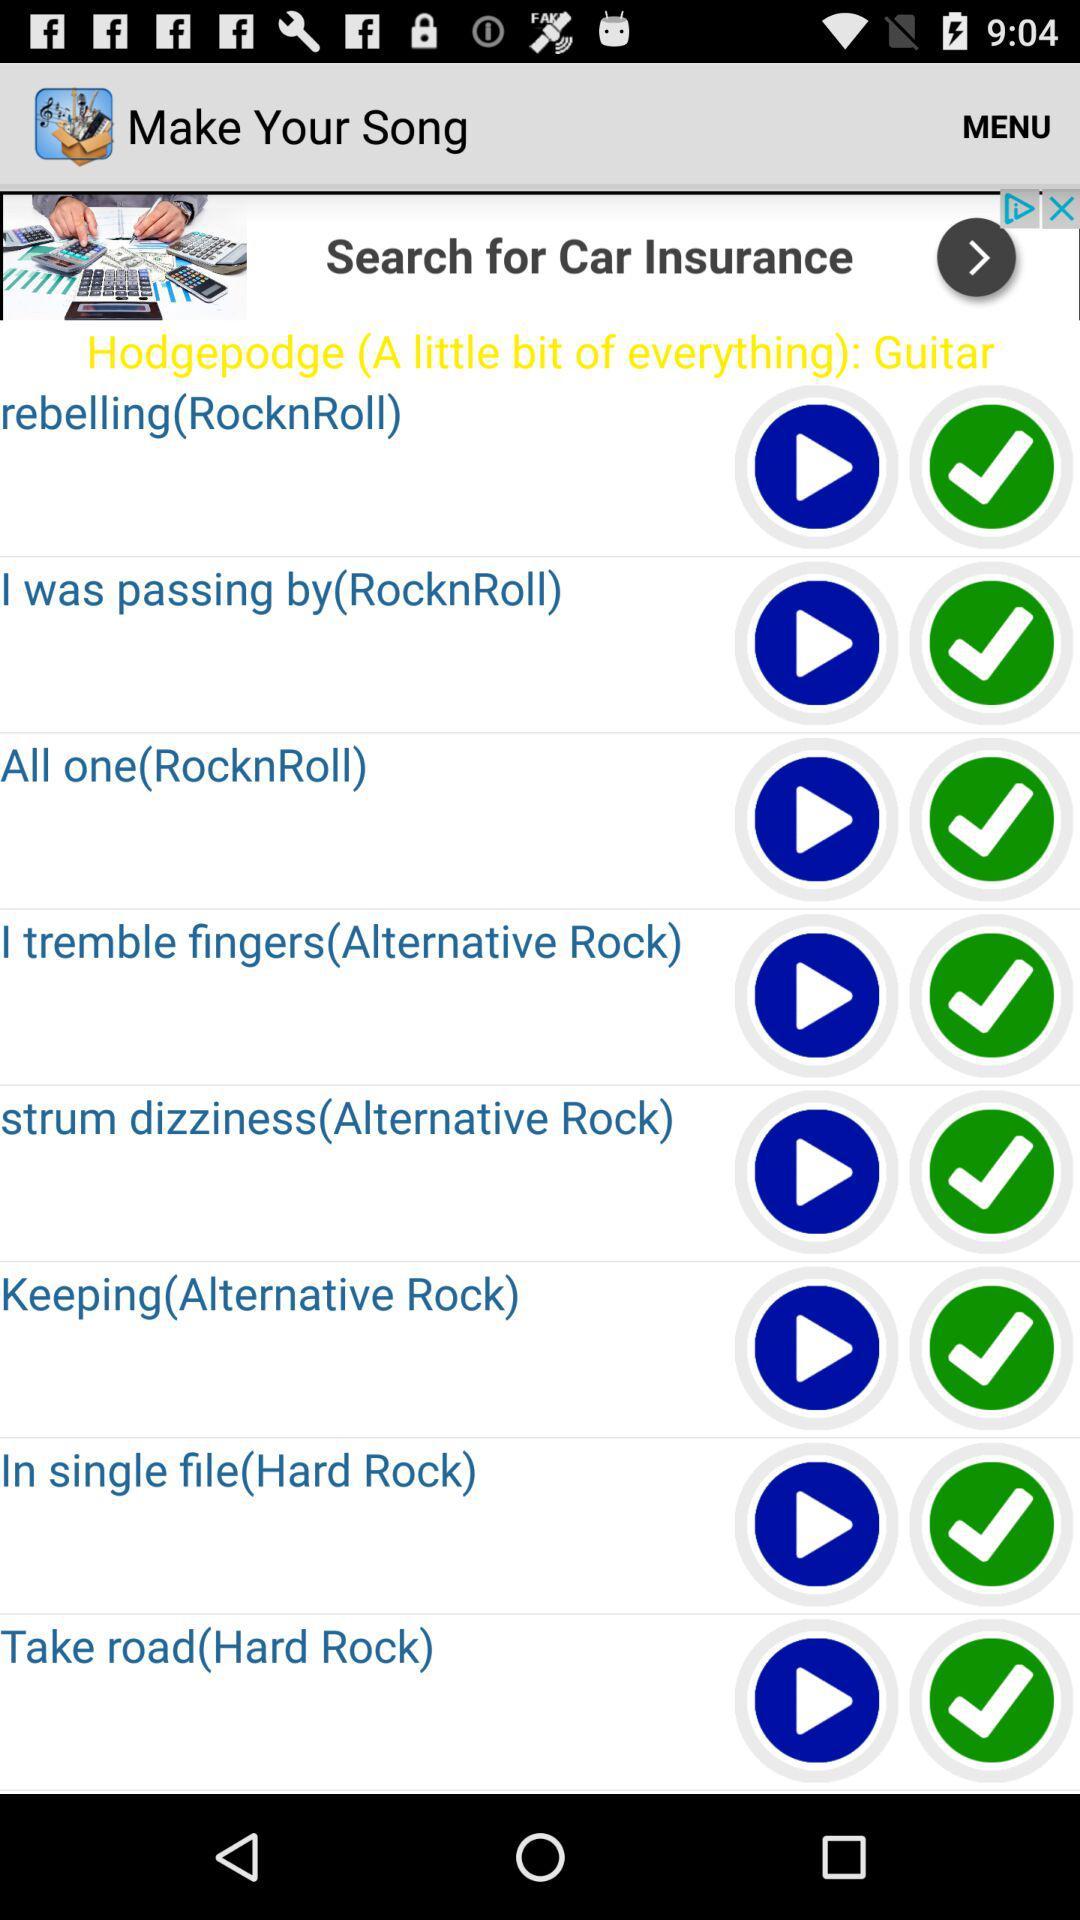  Describe the element at coordinates (817, 1349) in the screenshot. I see `user` at that location.